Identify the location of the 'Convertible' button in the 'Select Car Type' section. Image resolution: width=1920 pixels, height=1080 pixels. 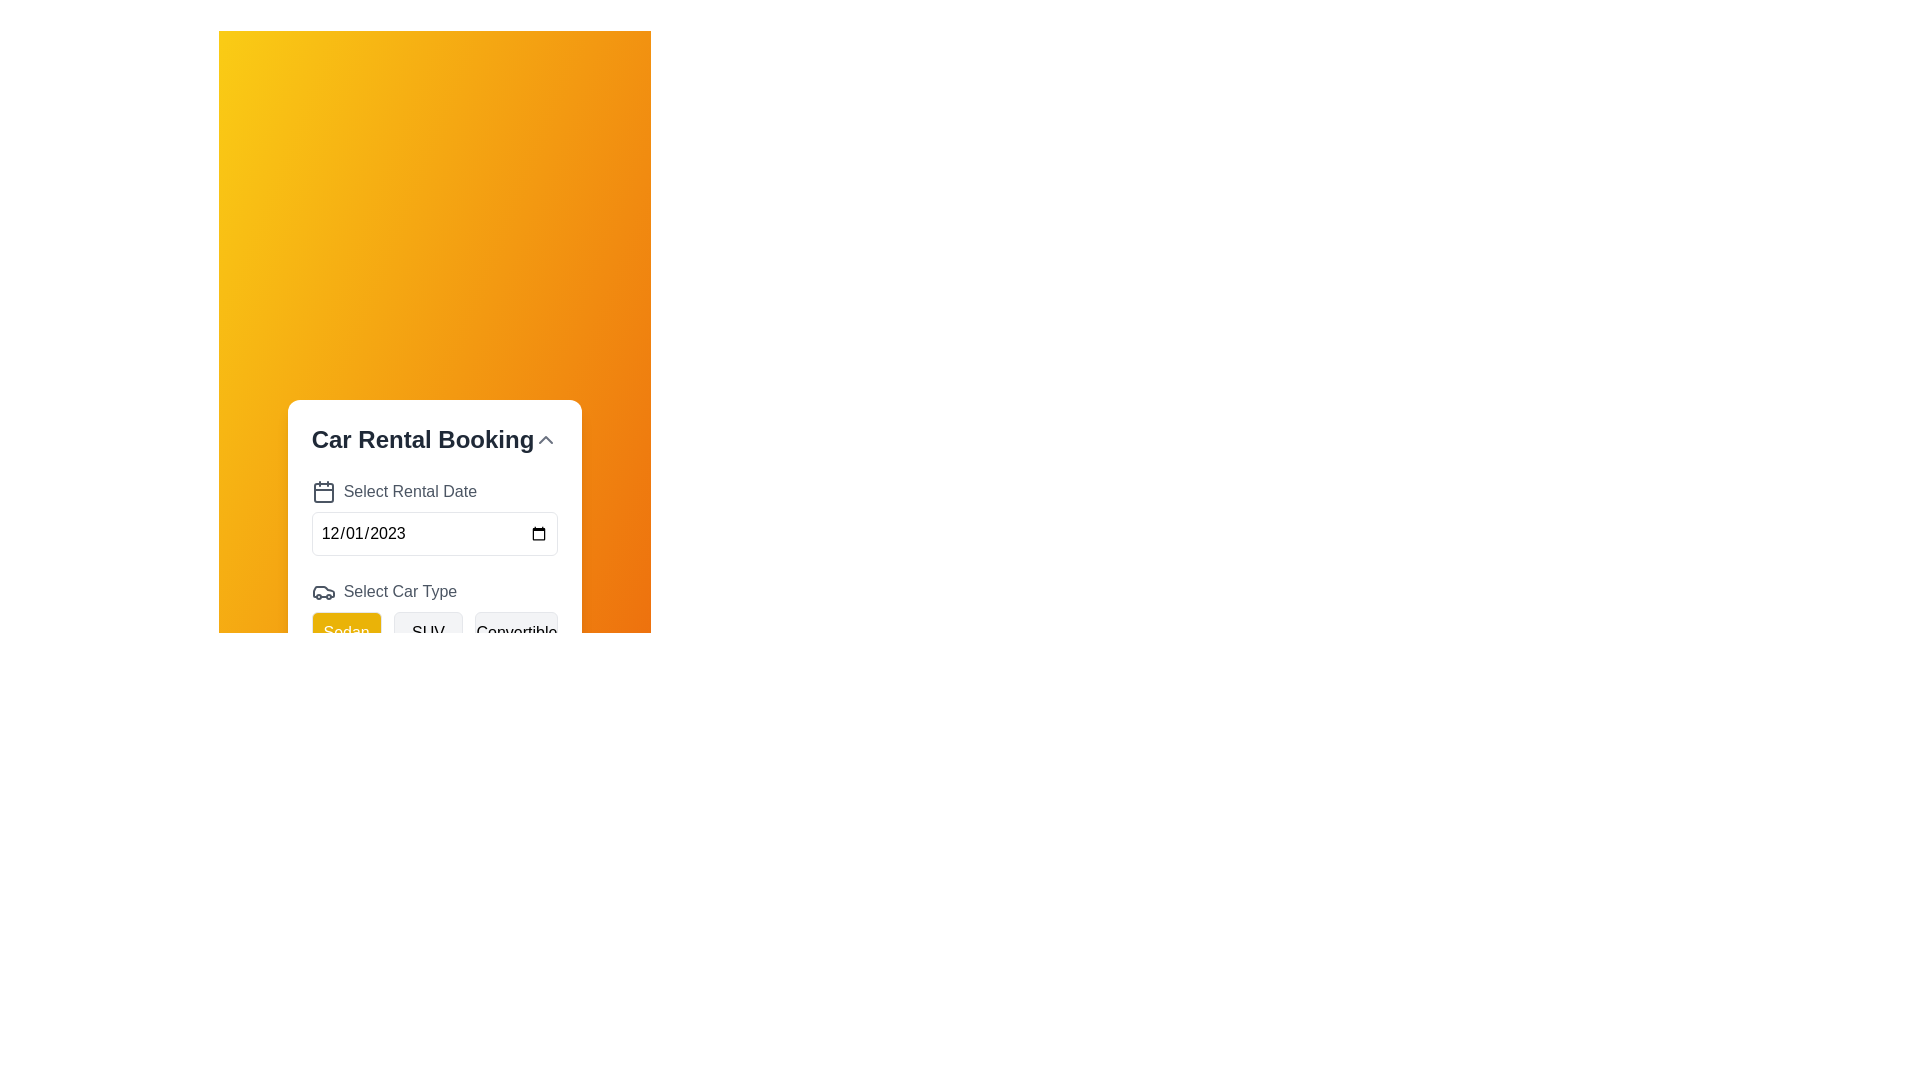
(516, 632).